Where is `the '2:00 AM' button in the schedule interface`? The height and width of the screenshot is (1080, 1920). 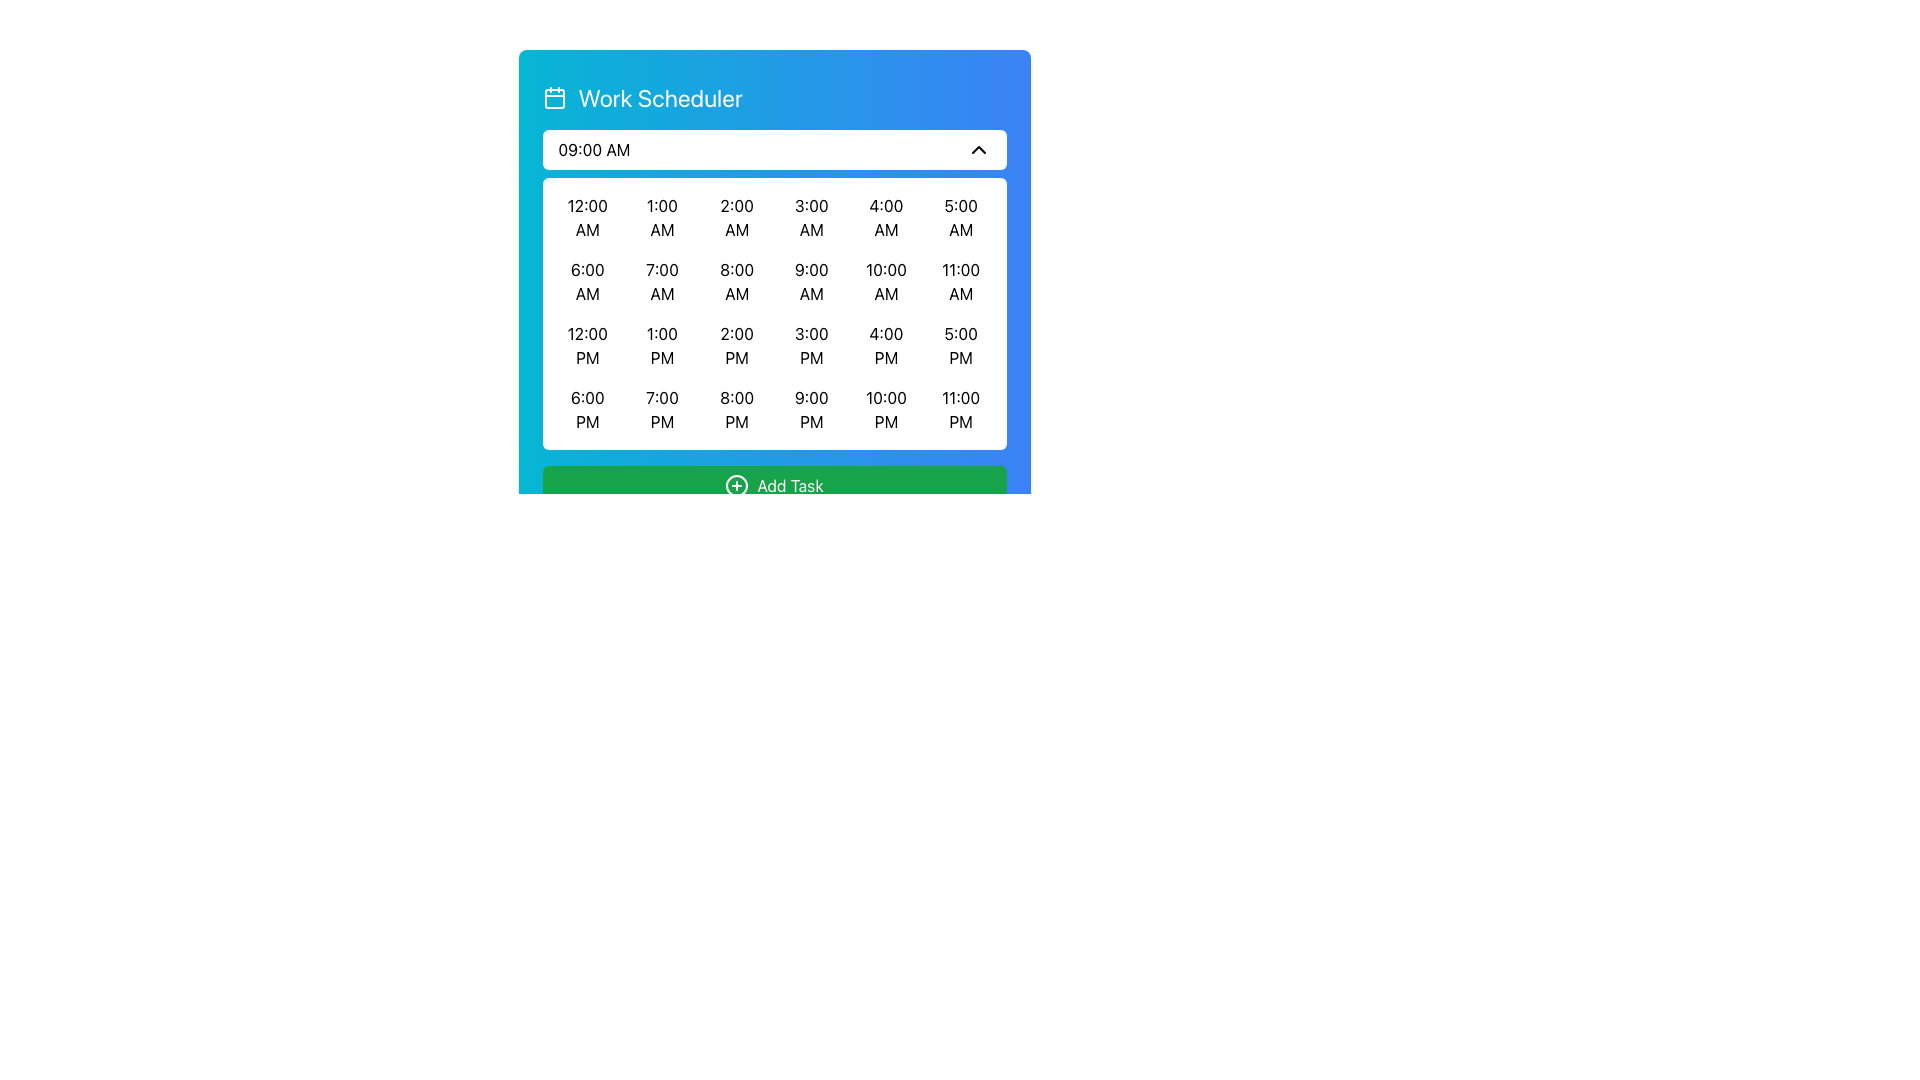
the '2:00 AM' button in the schedule interface is located at coordinates (736, 218).